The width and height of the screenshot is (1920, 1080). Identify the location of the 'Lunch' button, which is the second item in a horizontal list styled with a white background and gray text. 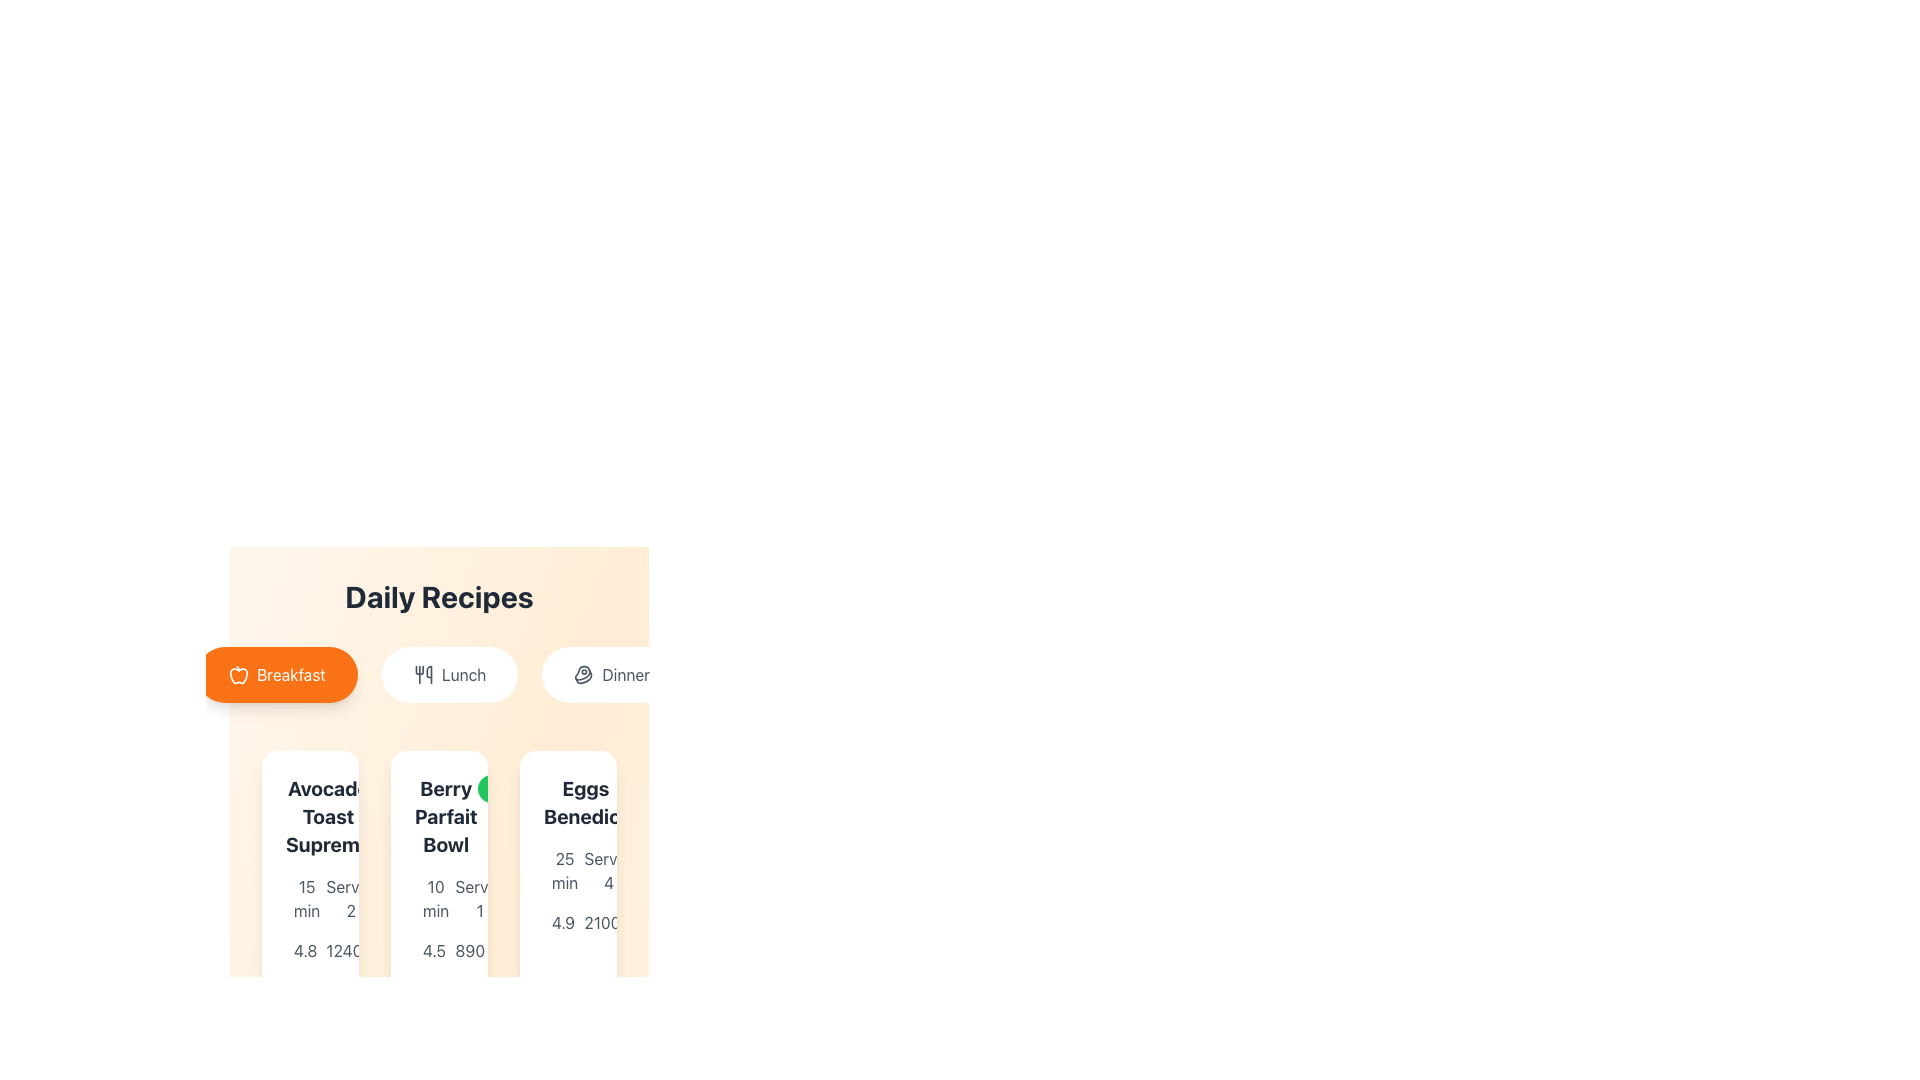
(438, 675).